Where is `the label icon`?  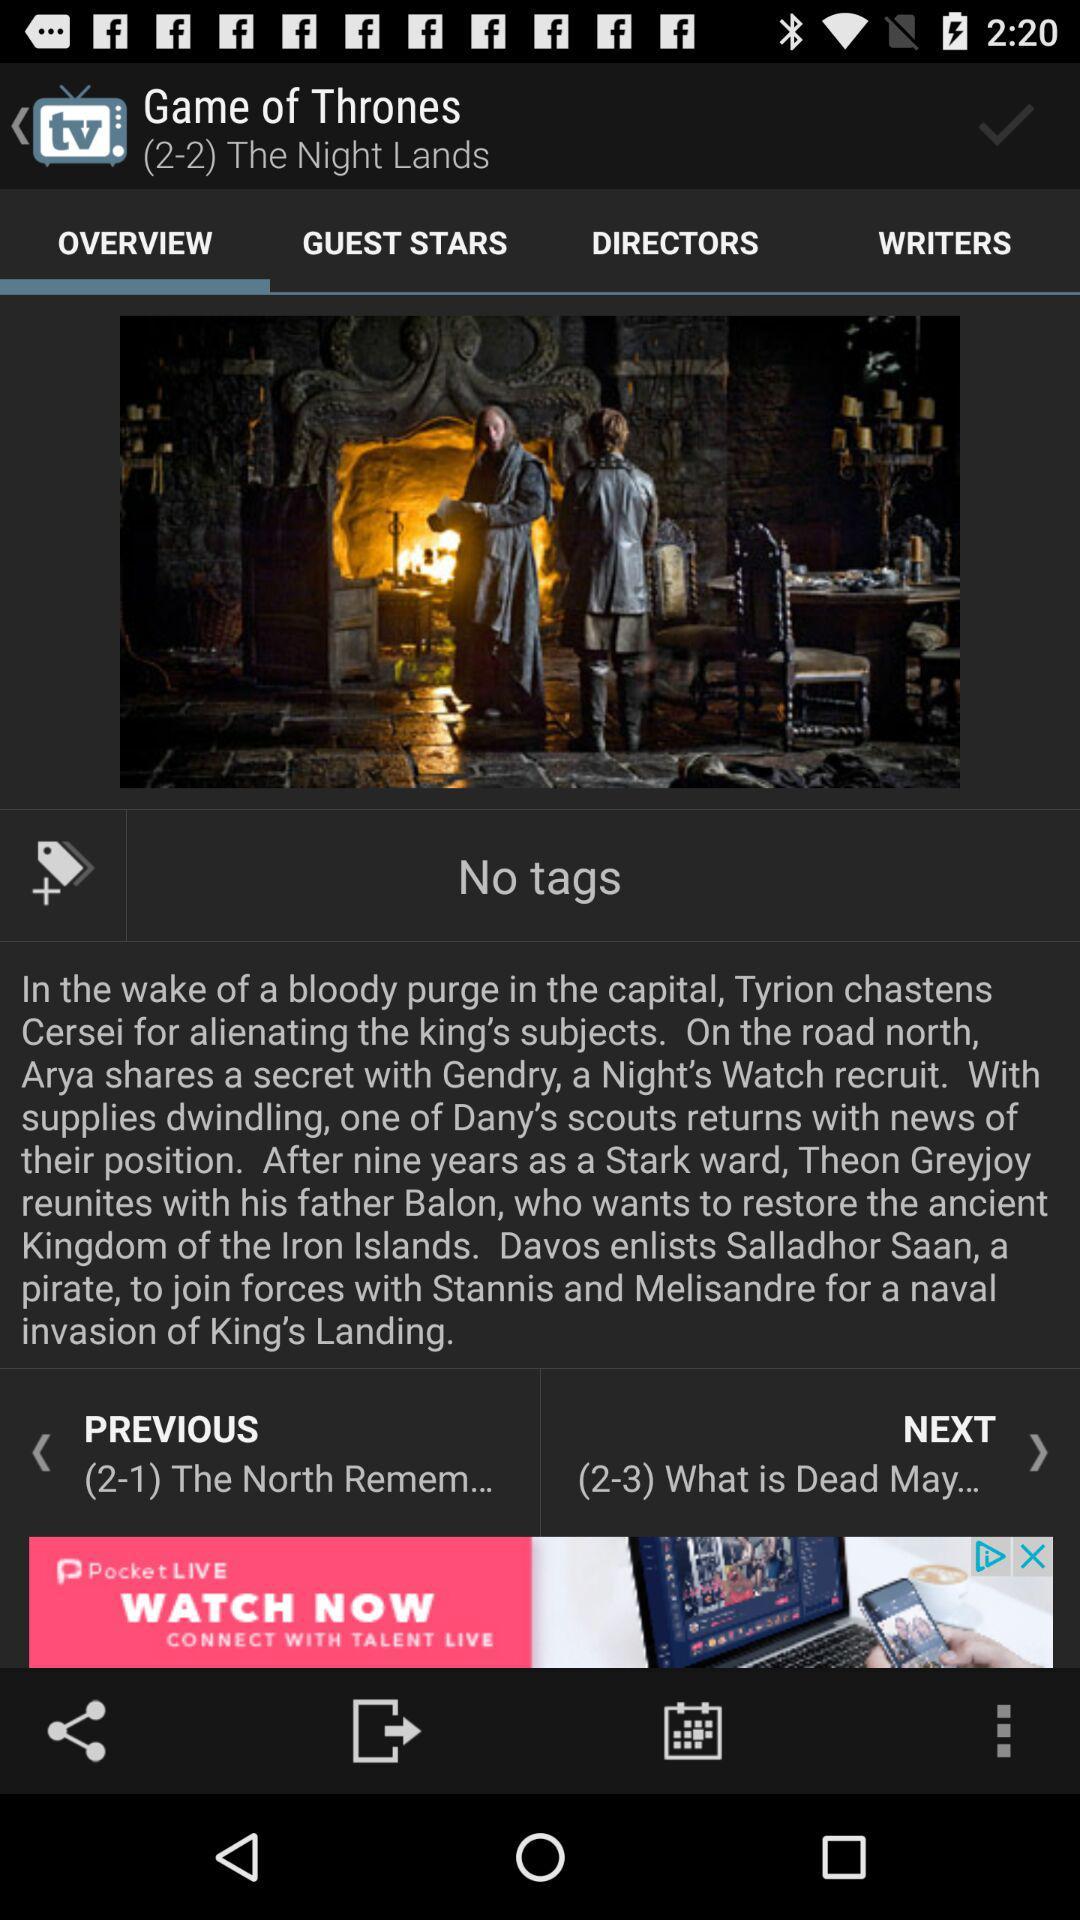
the label icon is located at coordinates (61, 933).